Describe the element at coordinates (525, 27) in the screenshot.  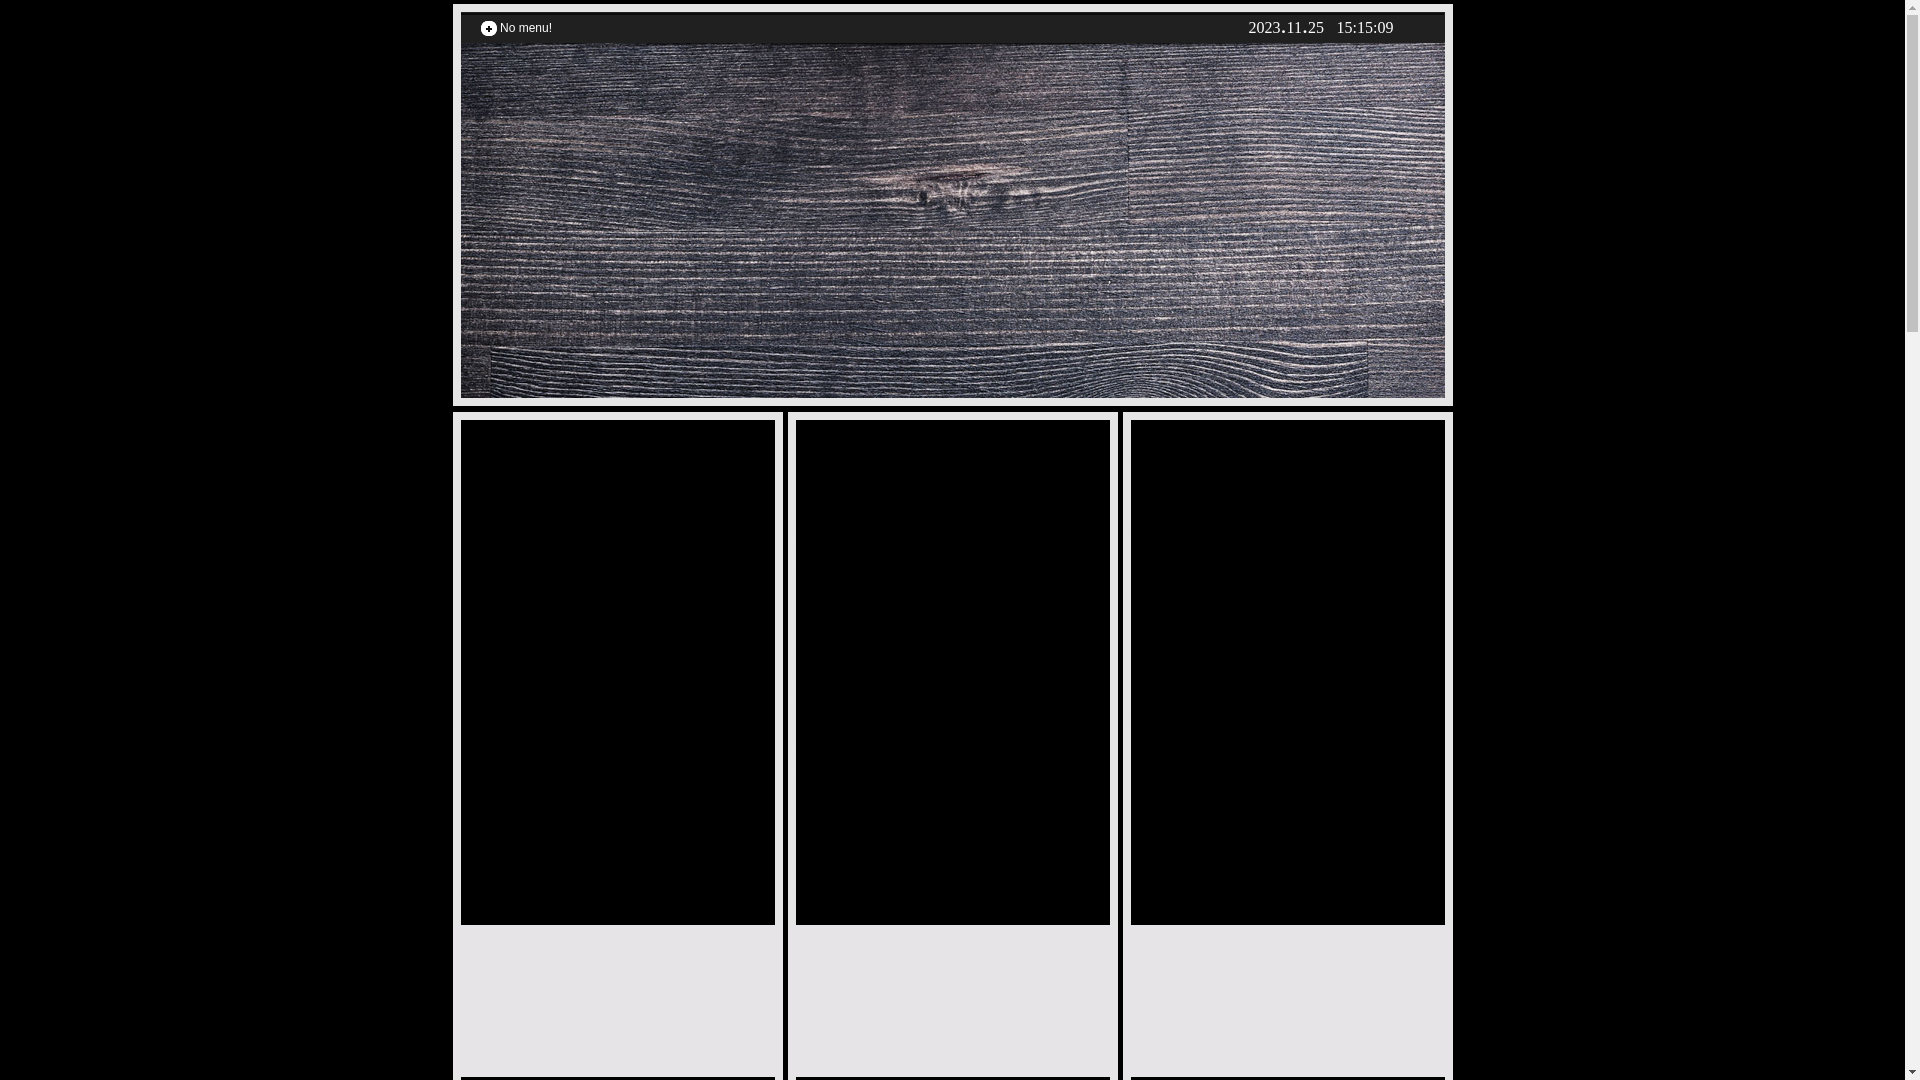
I see `'No menu!'` at that location.